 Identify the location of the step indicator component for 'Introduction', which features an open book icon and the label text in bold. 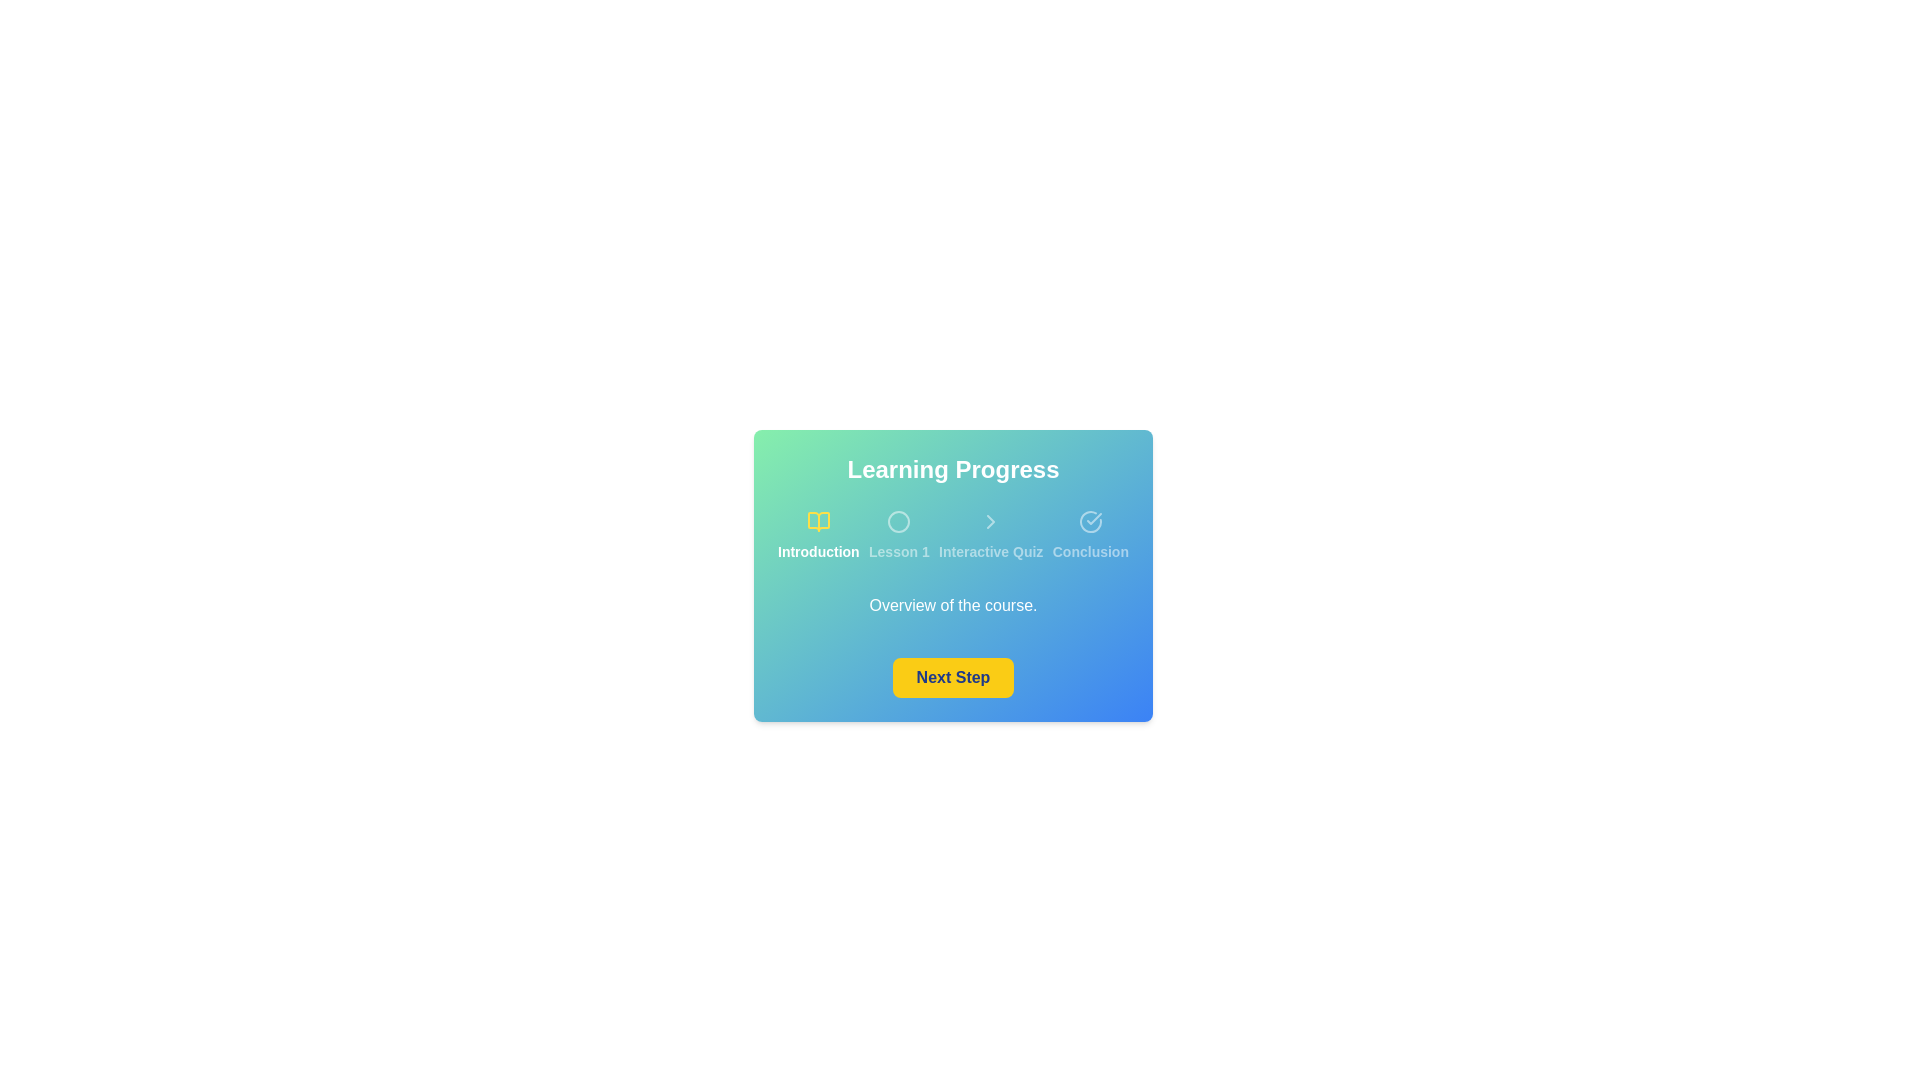
(818, 535).